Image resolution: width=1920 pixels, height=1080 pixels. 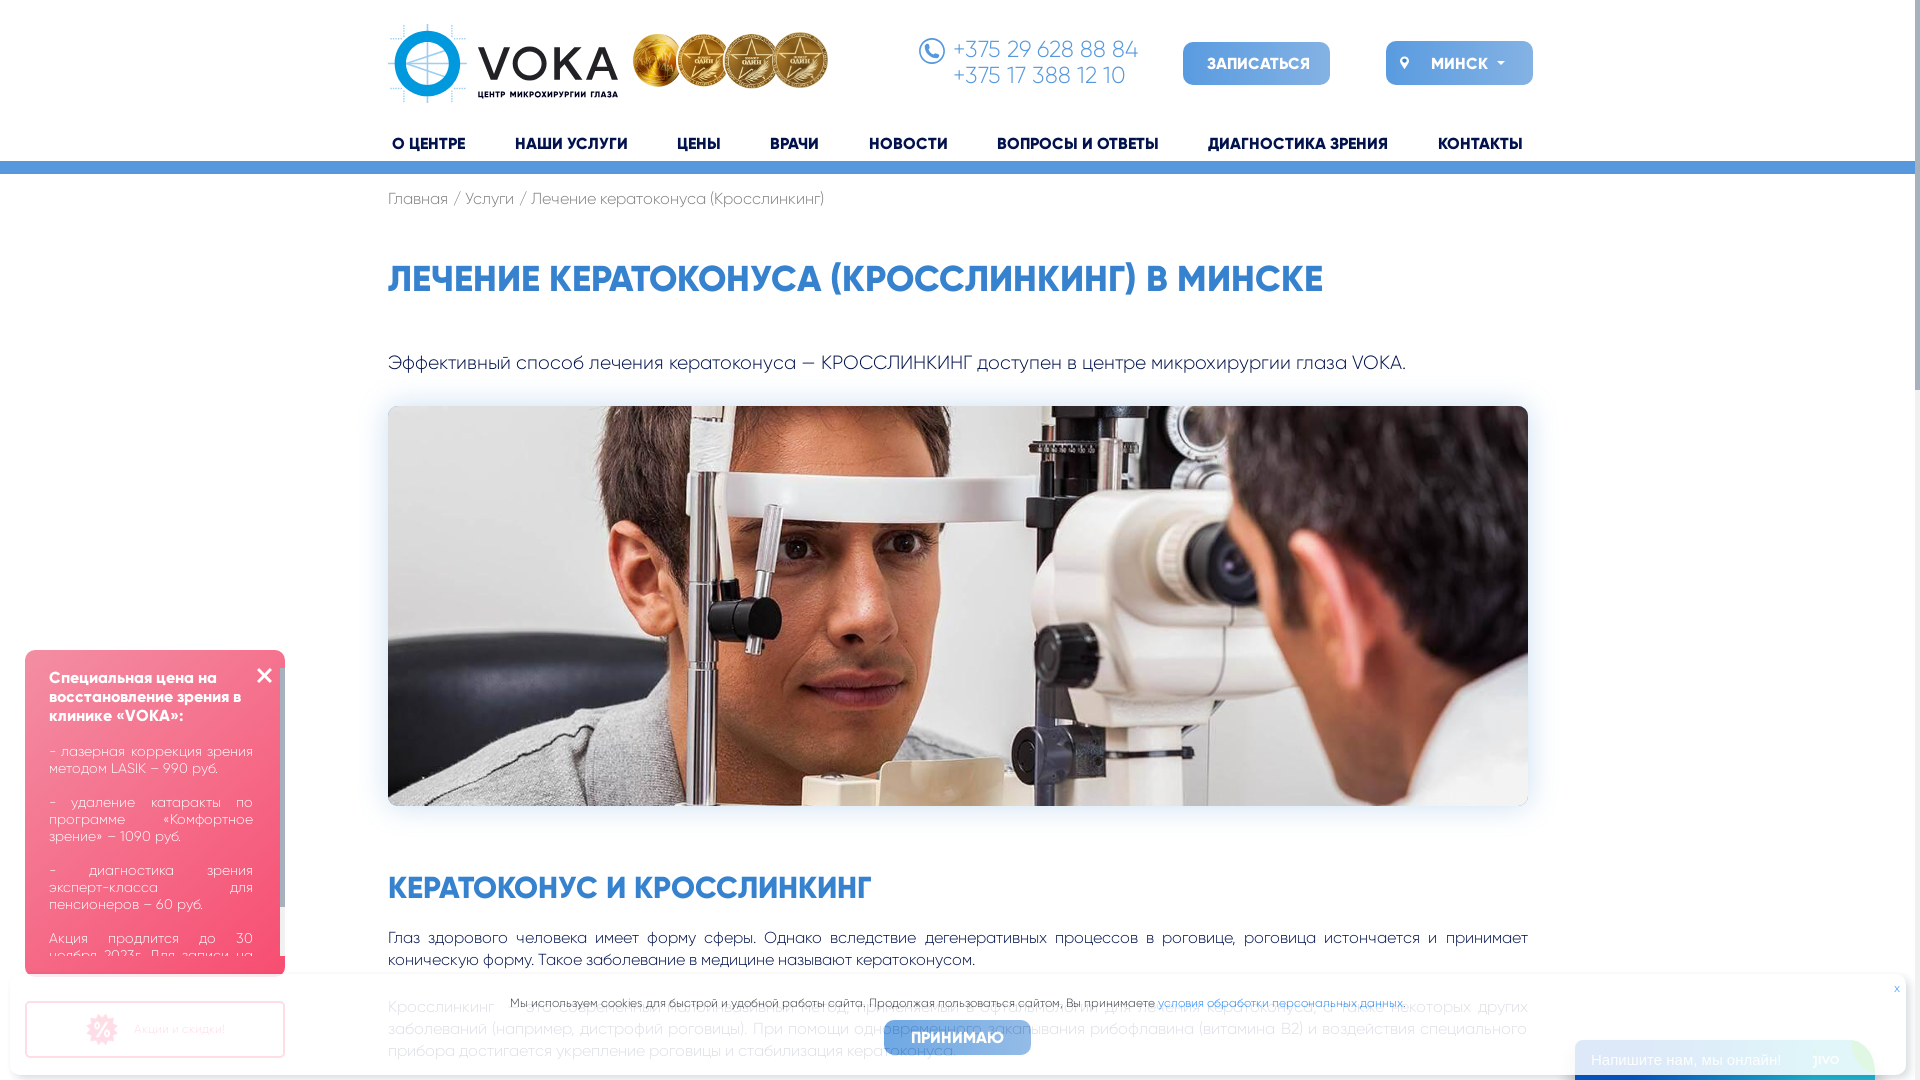 I want to click on '+375 29 628 88 84', so click(x=1043, y=48).